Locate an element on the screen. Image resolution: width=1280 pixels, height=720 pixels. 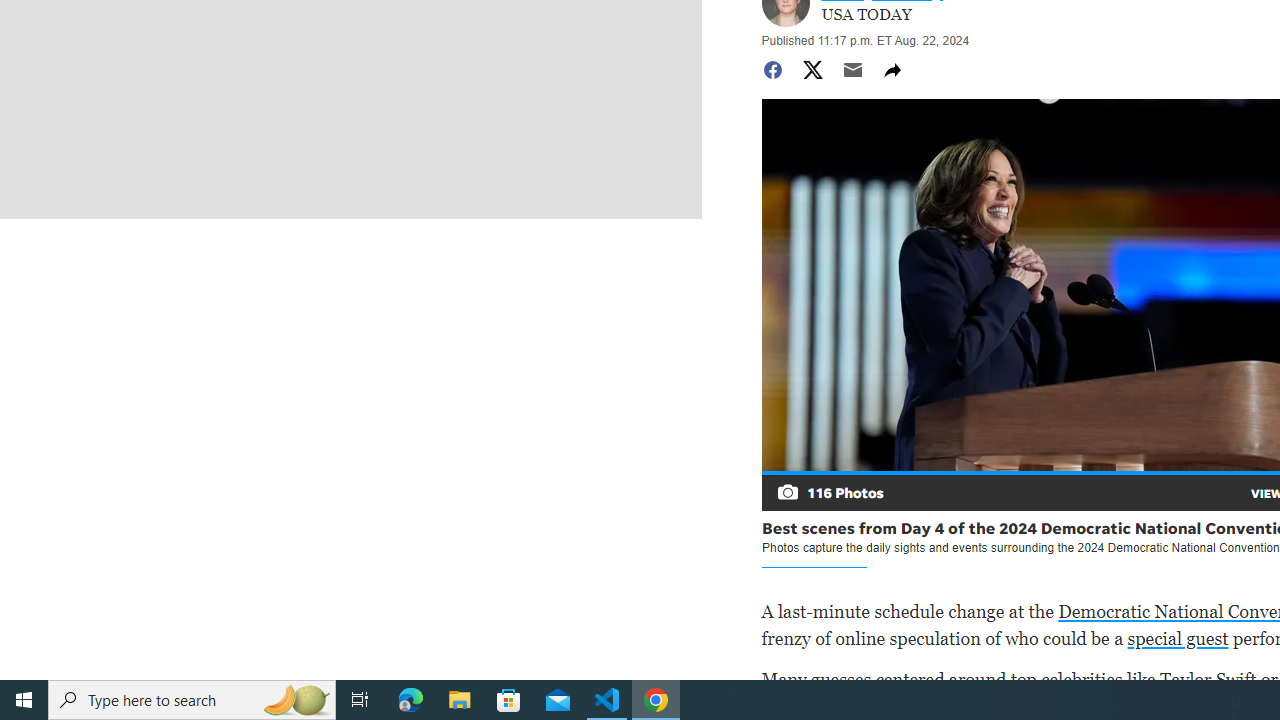
'Share natively' is located at coordinates (891, 68).